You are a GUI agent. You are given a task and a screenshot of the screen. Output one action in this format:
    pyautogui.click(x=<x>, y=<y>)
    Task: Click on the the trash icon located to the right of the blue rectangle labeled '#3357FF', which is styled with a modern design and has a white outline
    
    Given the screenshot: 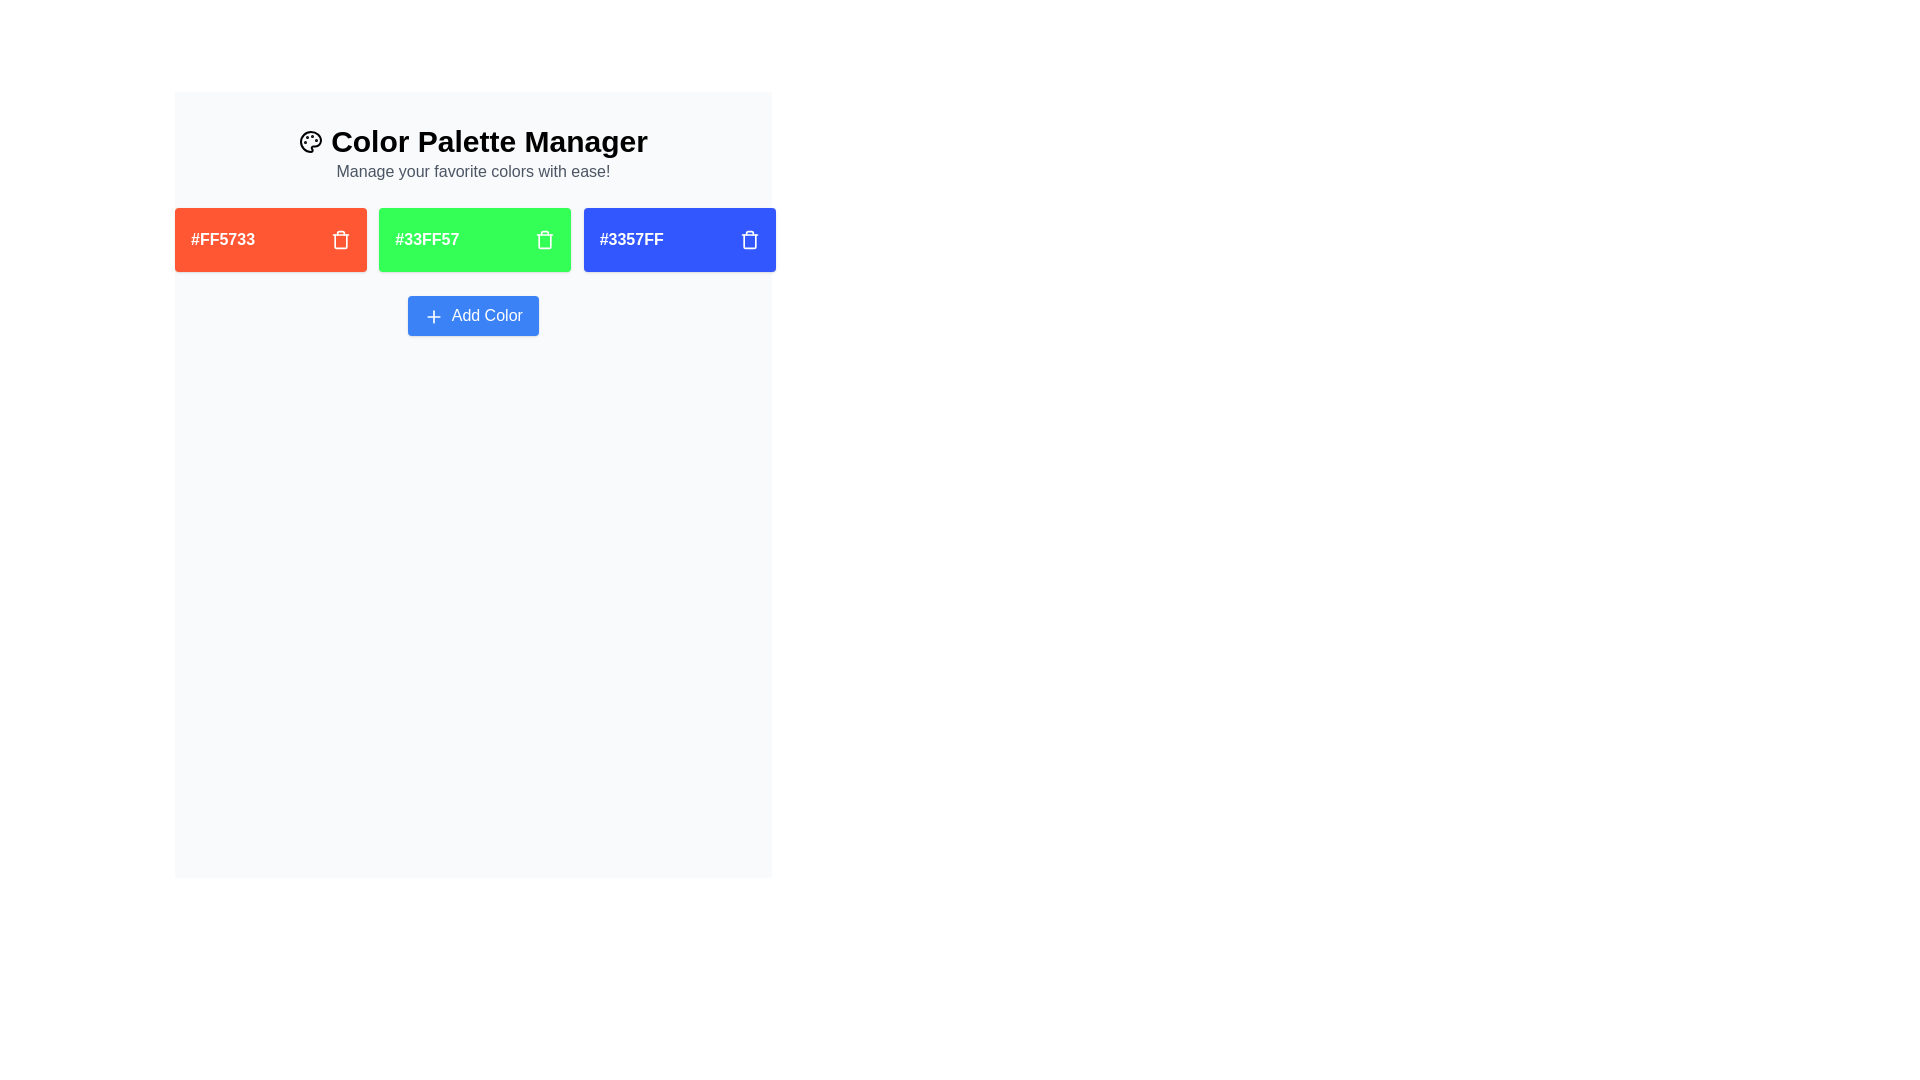 What is the action you would take?
    pyautogui.click(x=748, y=240)
    